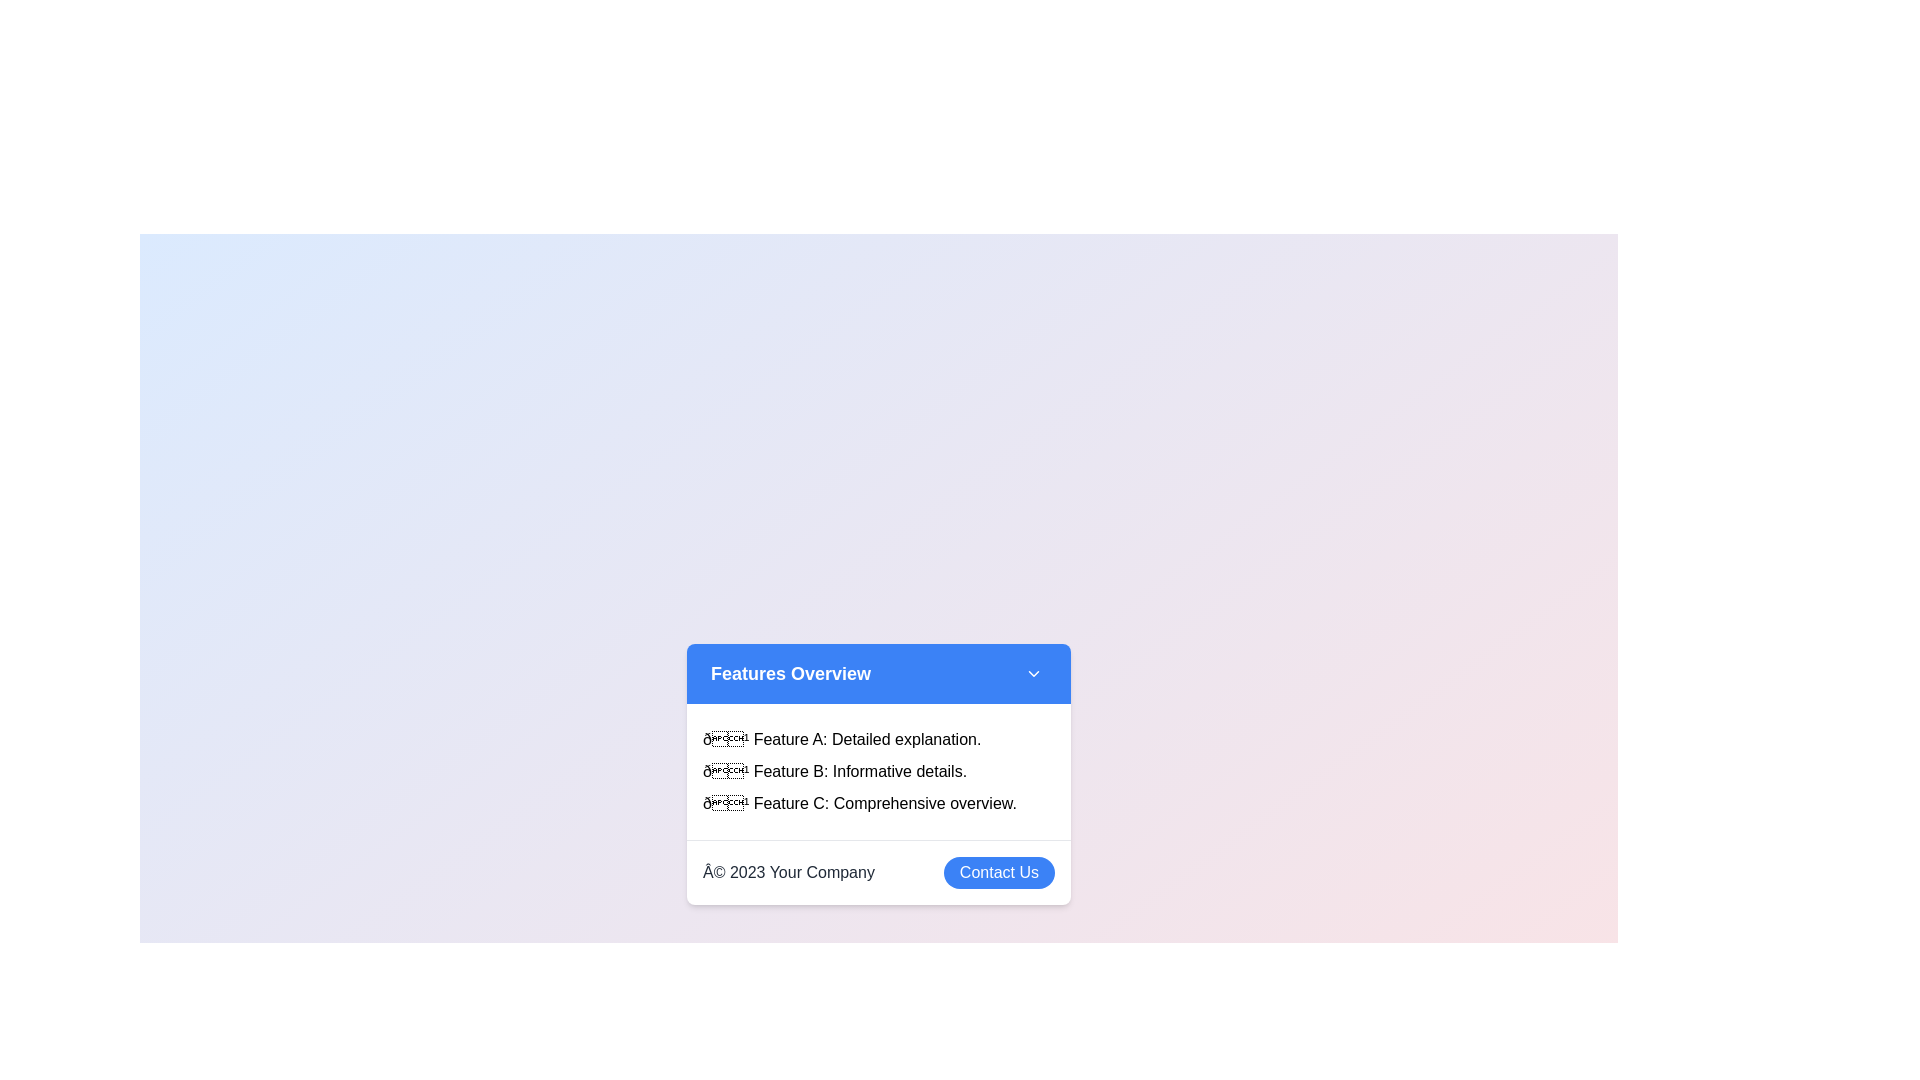 The width and height of the screenshot is (1920, 1080). I want to click on the blue 'Contact Us' button in the bottom right corner of the footer, so click(999, 871).